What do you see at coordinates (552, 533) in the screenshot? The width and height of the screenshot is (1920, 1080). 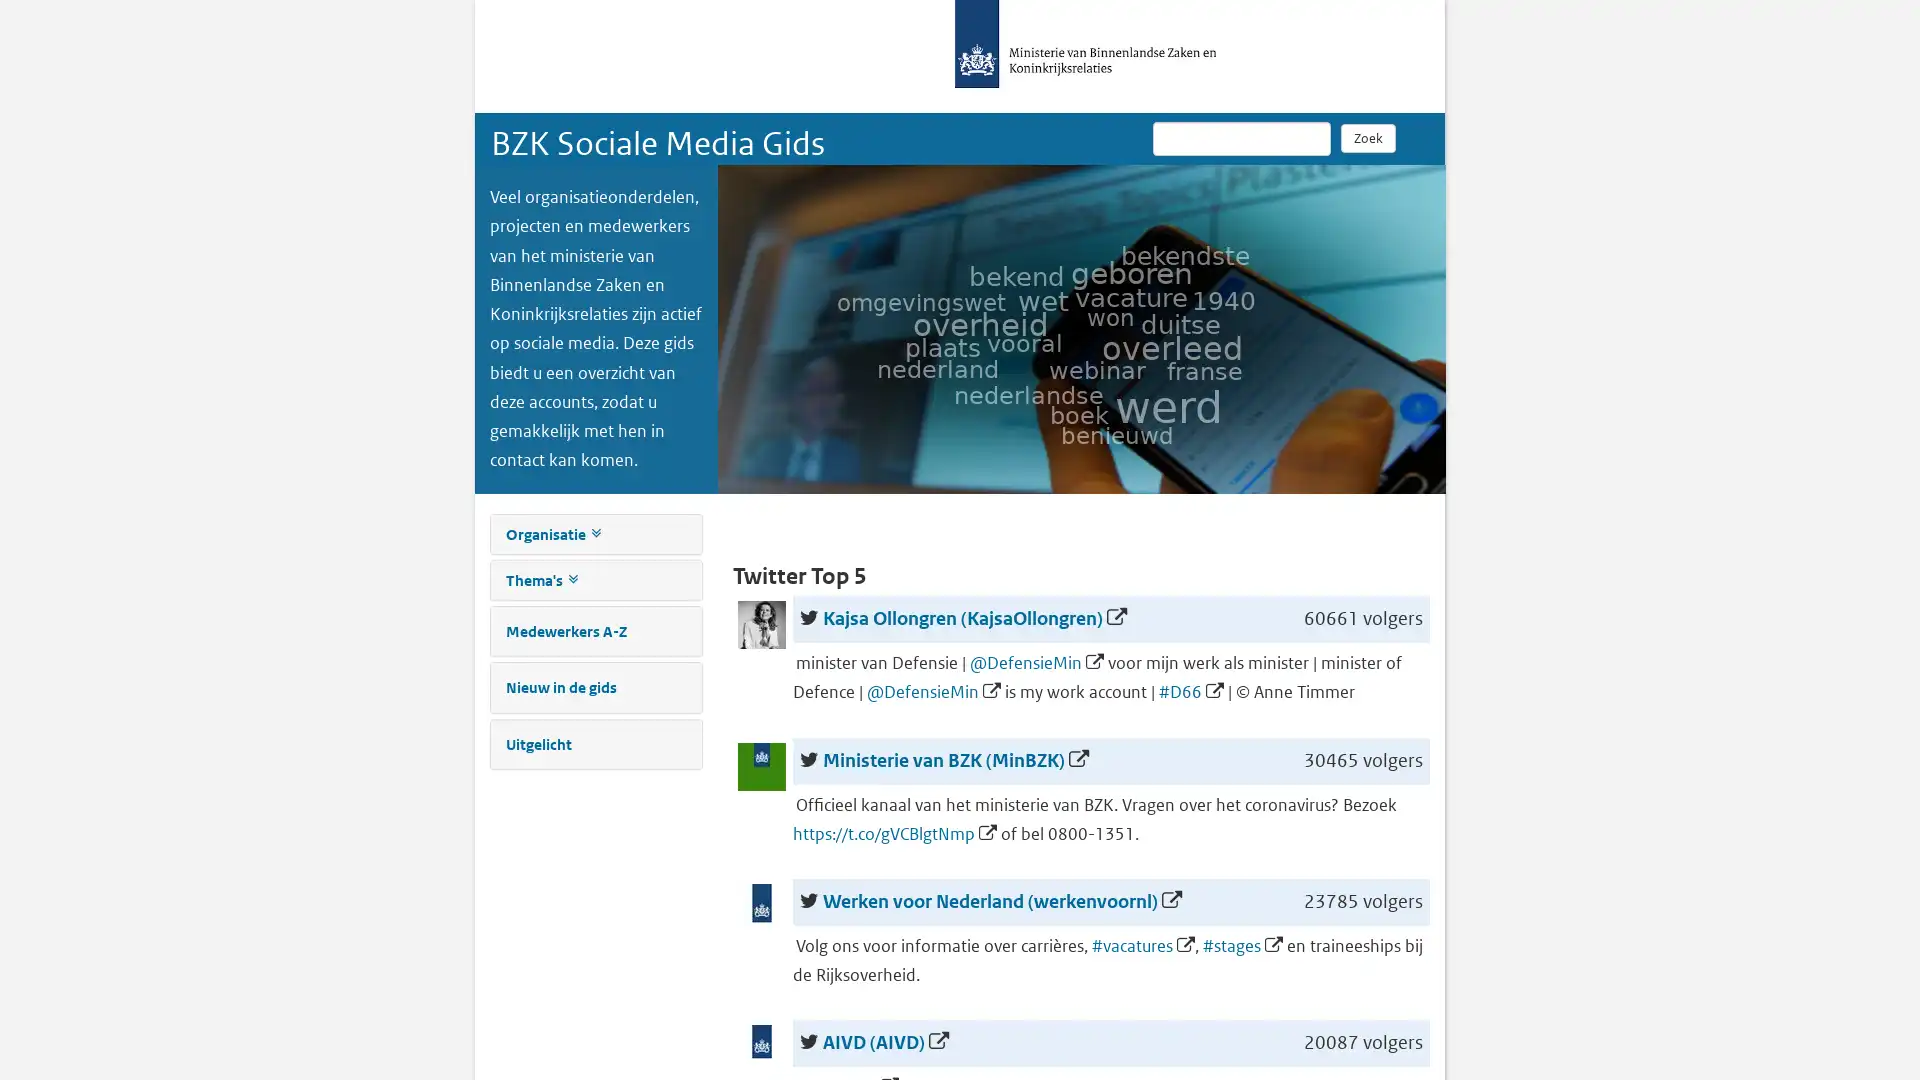 I see `Organisatie` at bounding box center [552, 533].